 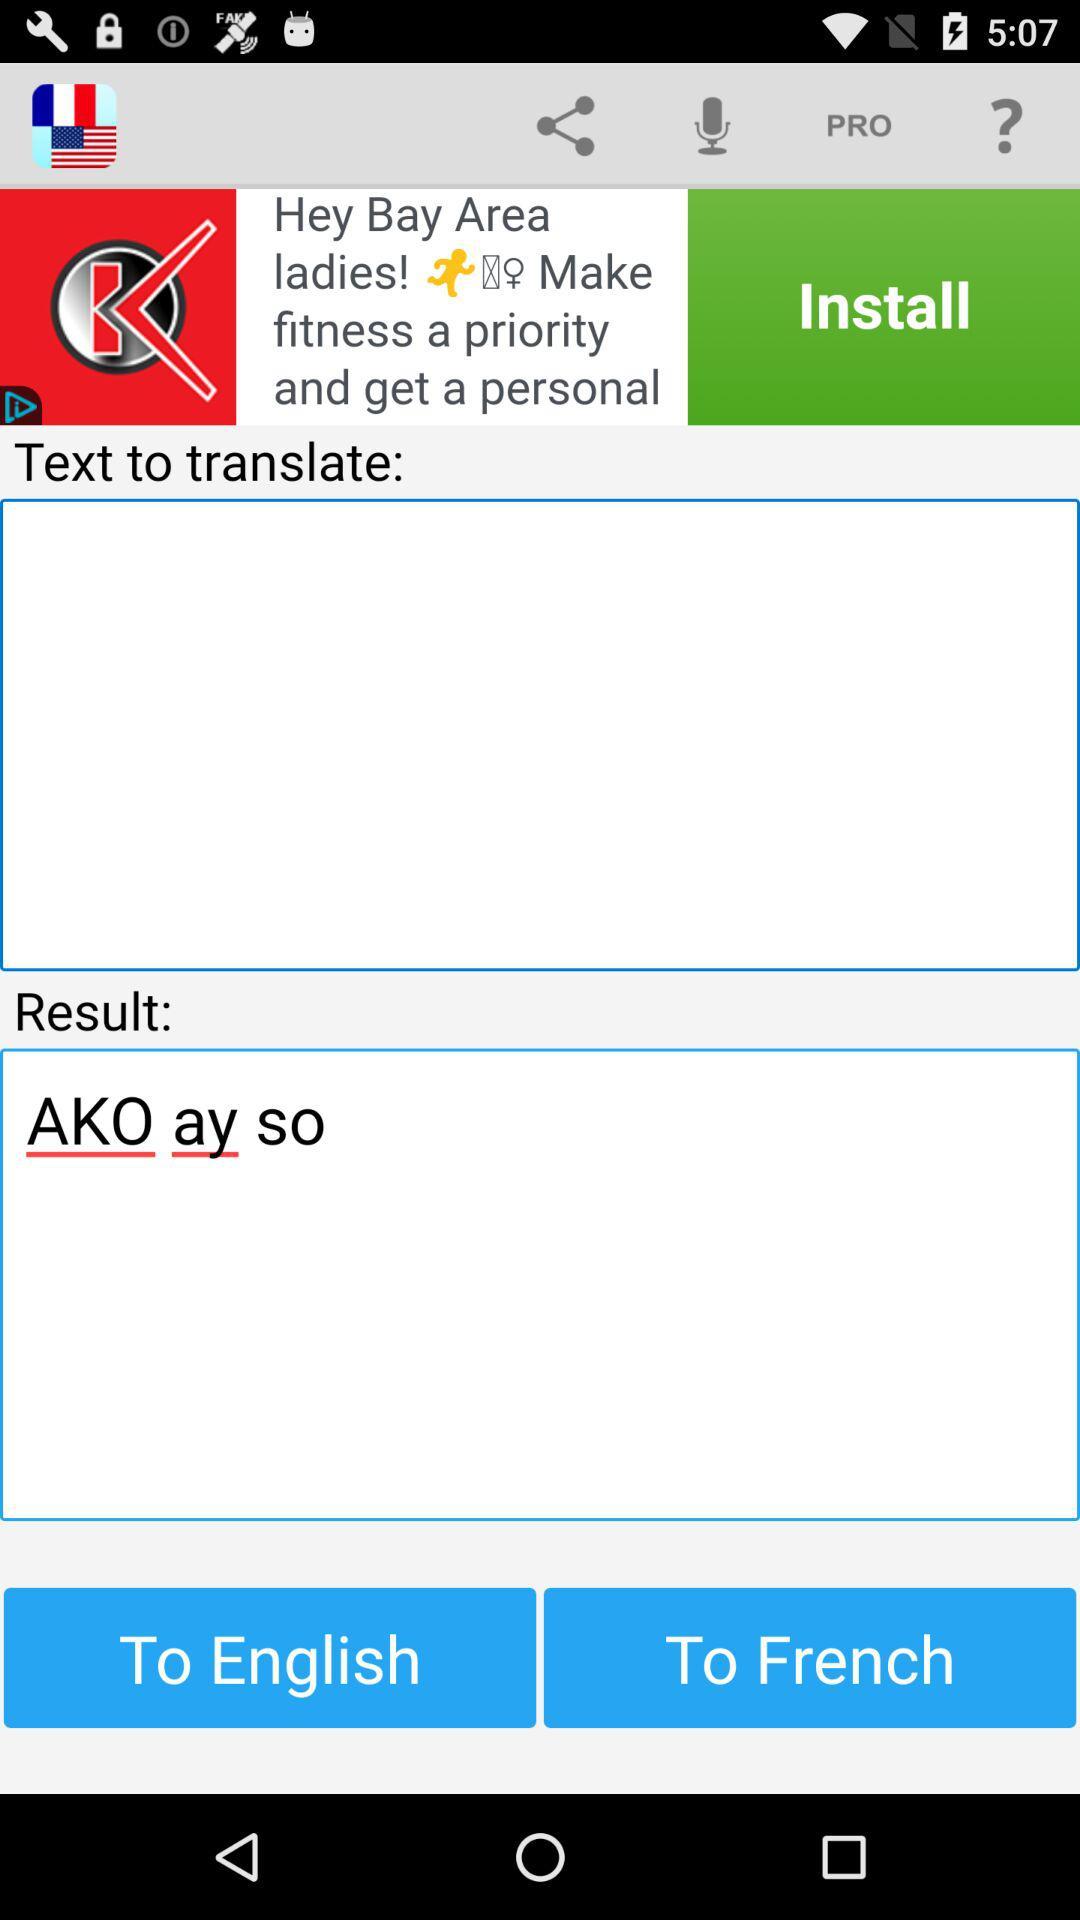 What do you see at coordinates (810, 1657) in the screenshot?
I see `to french button` at bounding box center [810, 1657].